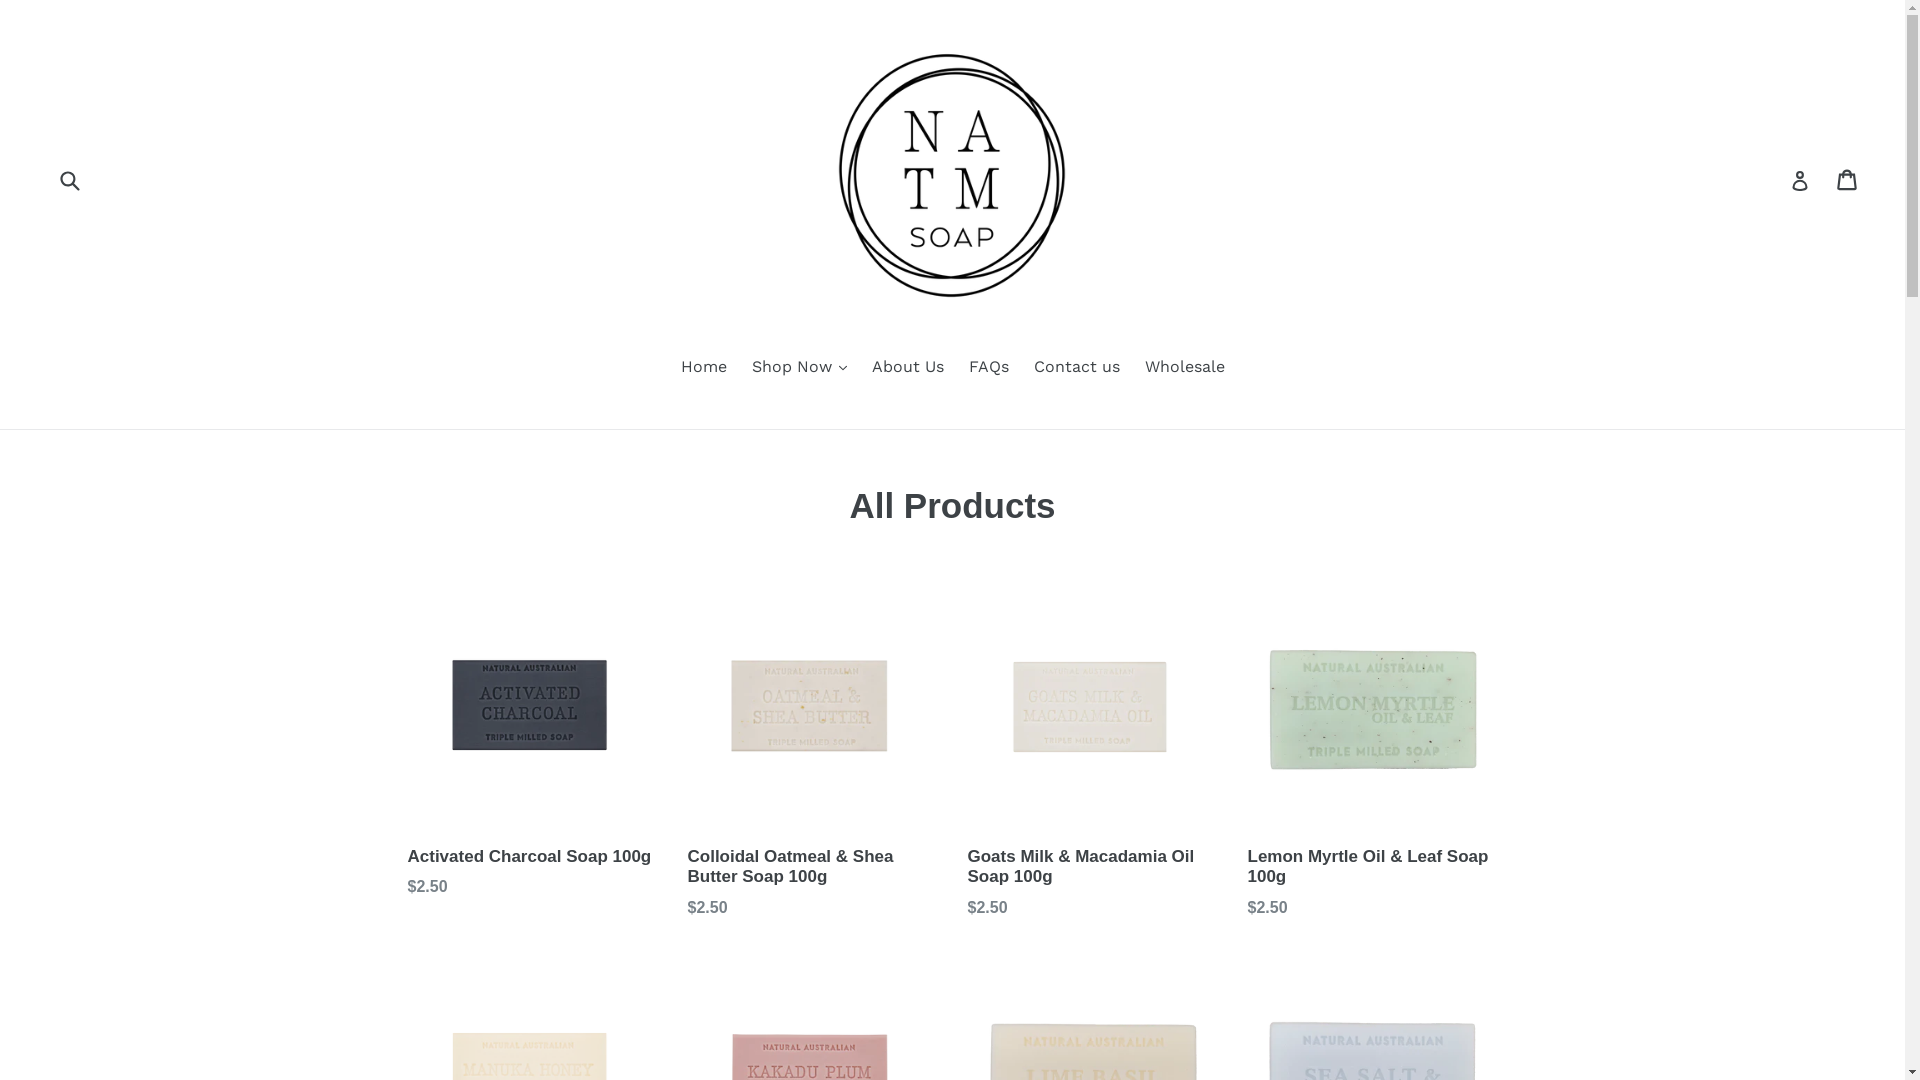 The image size is (1920, 1080). Describe the element at coordinates (1133, 368) in the screenshot. I see `'Wholesale'` at that location.